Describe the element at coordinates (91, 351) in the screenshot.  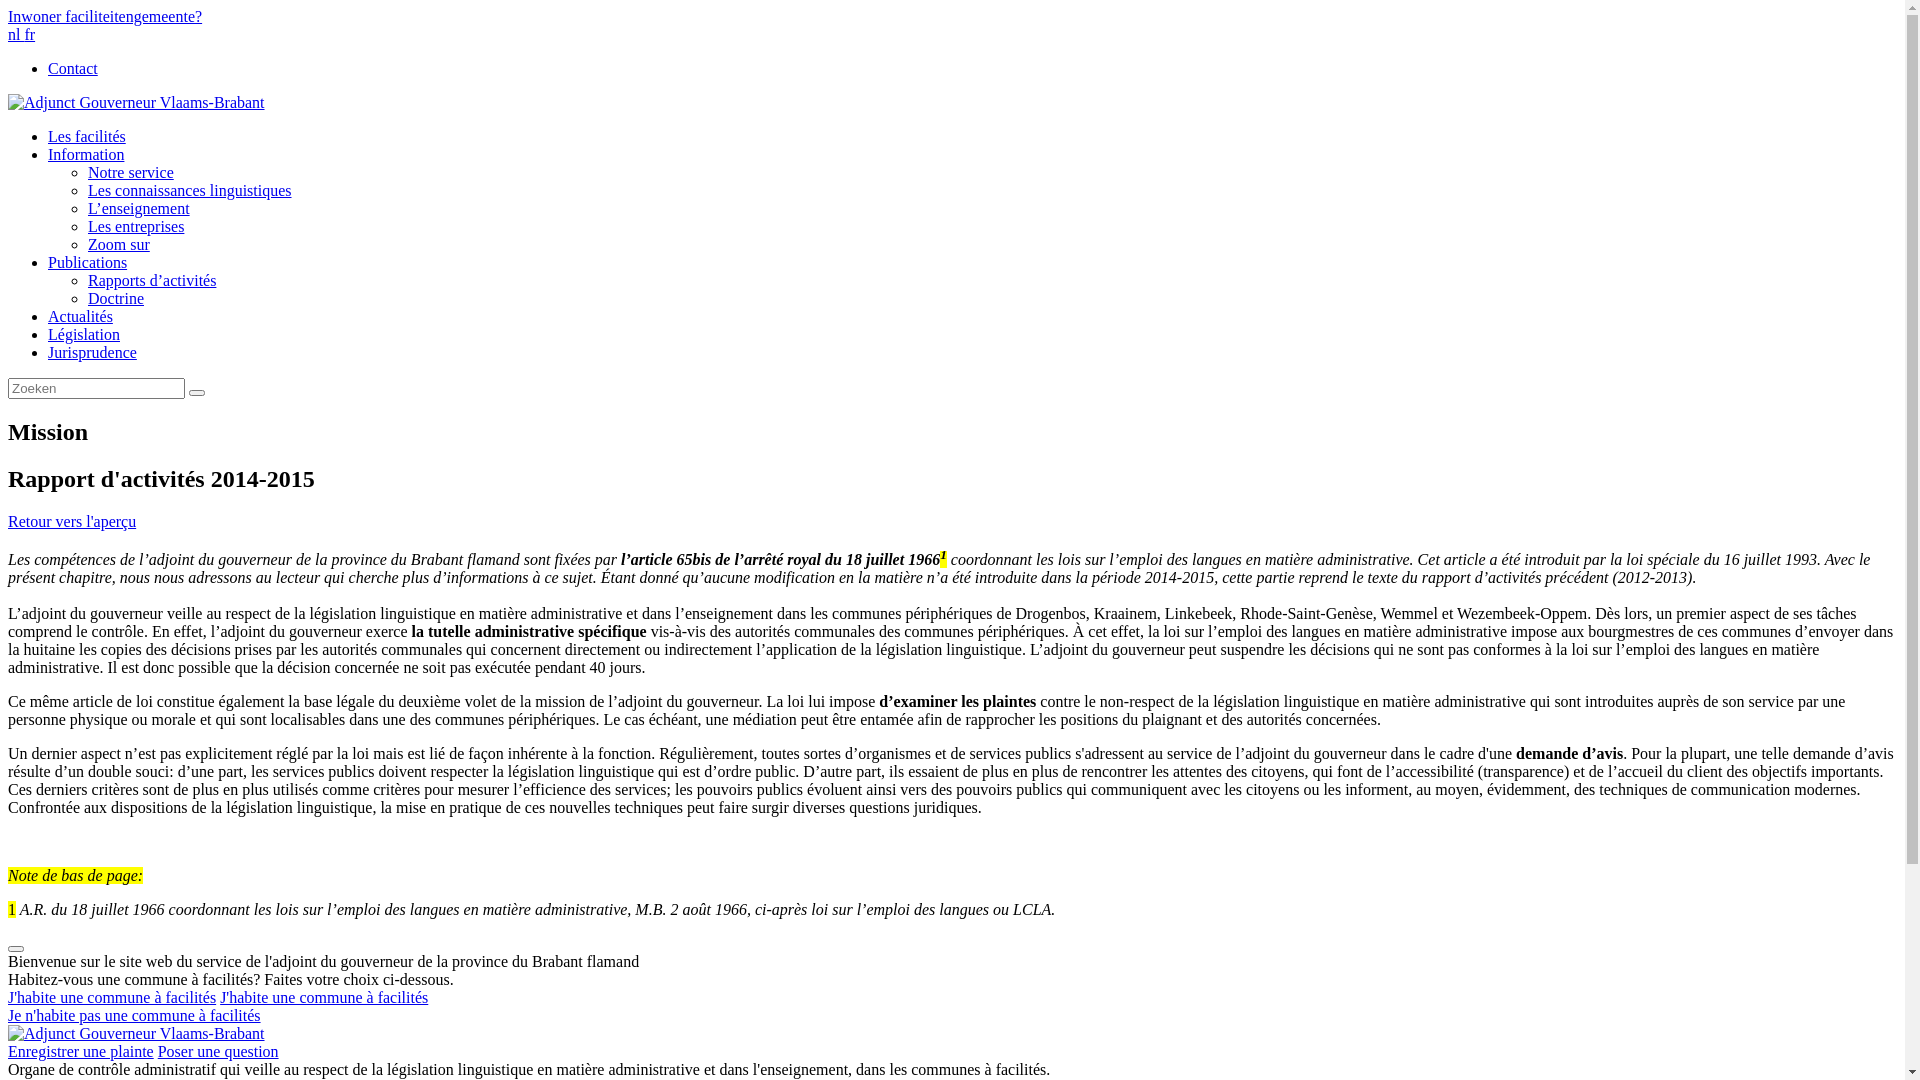
I see `'Jurisprudence'` at that location.